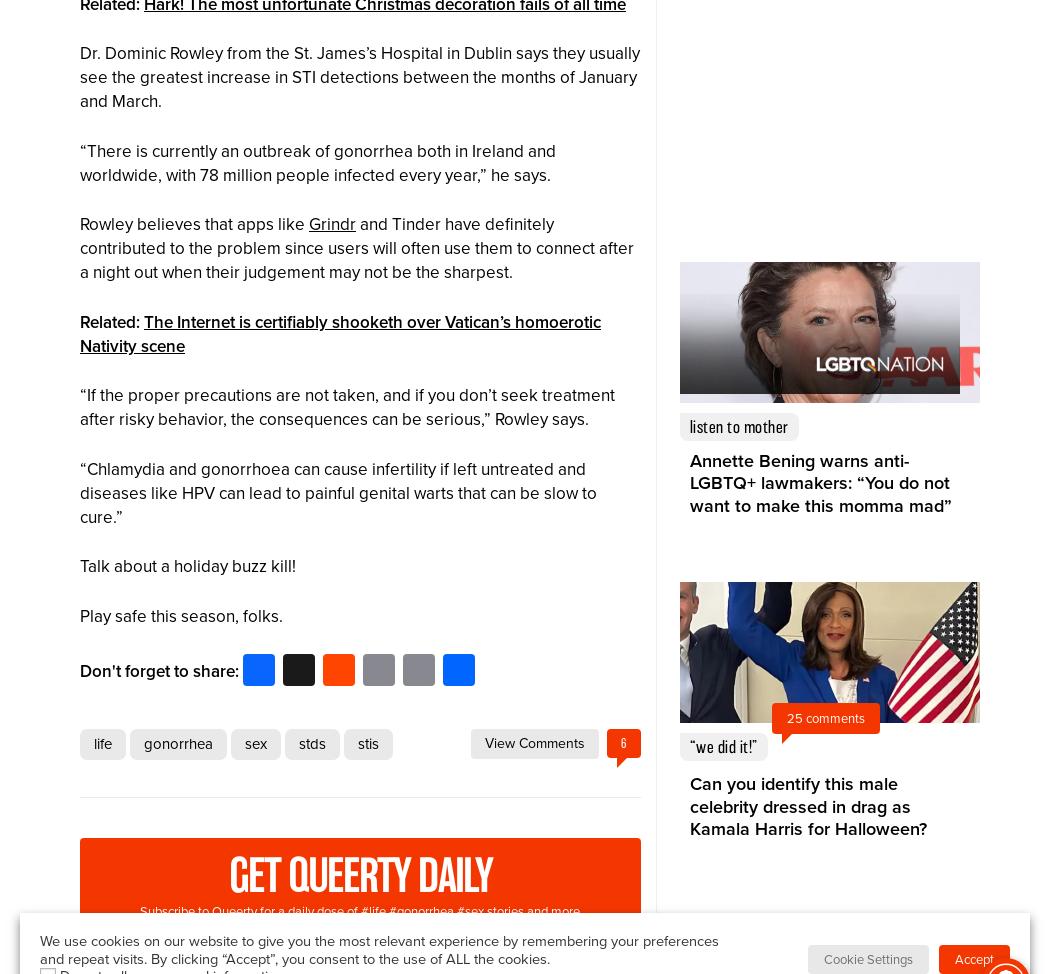 The width and height of the screenshot is (1050, 974). Describe the element at coordinates (332, 224) in the screenshot. I see `'Grindr'` at that location.